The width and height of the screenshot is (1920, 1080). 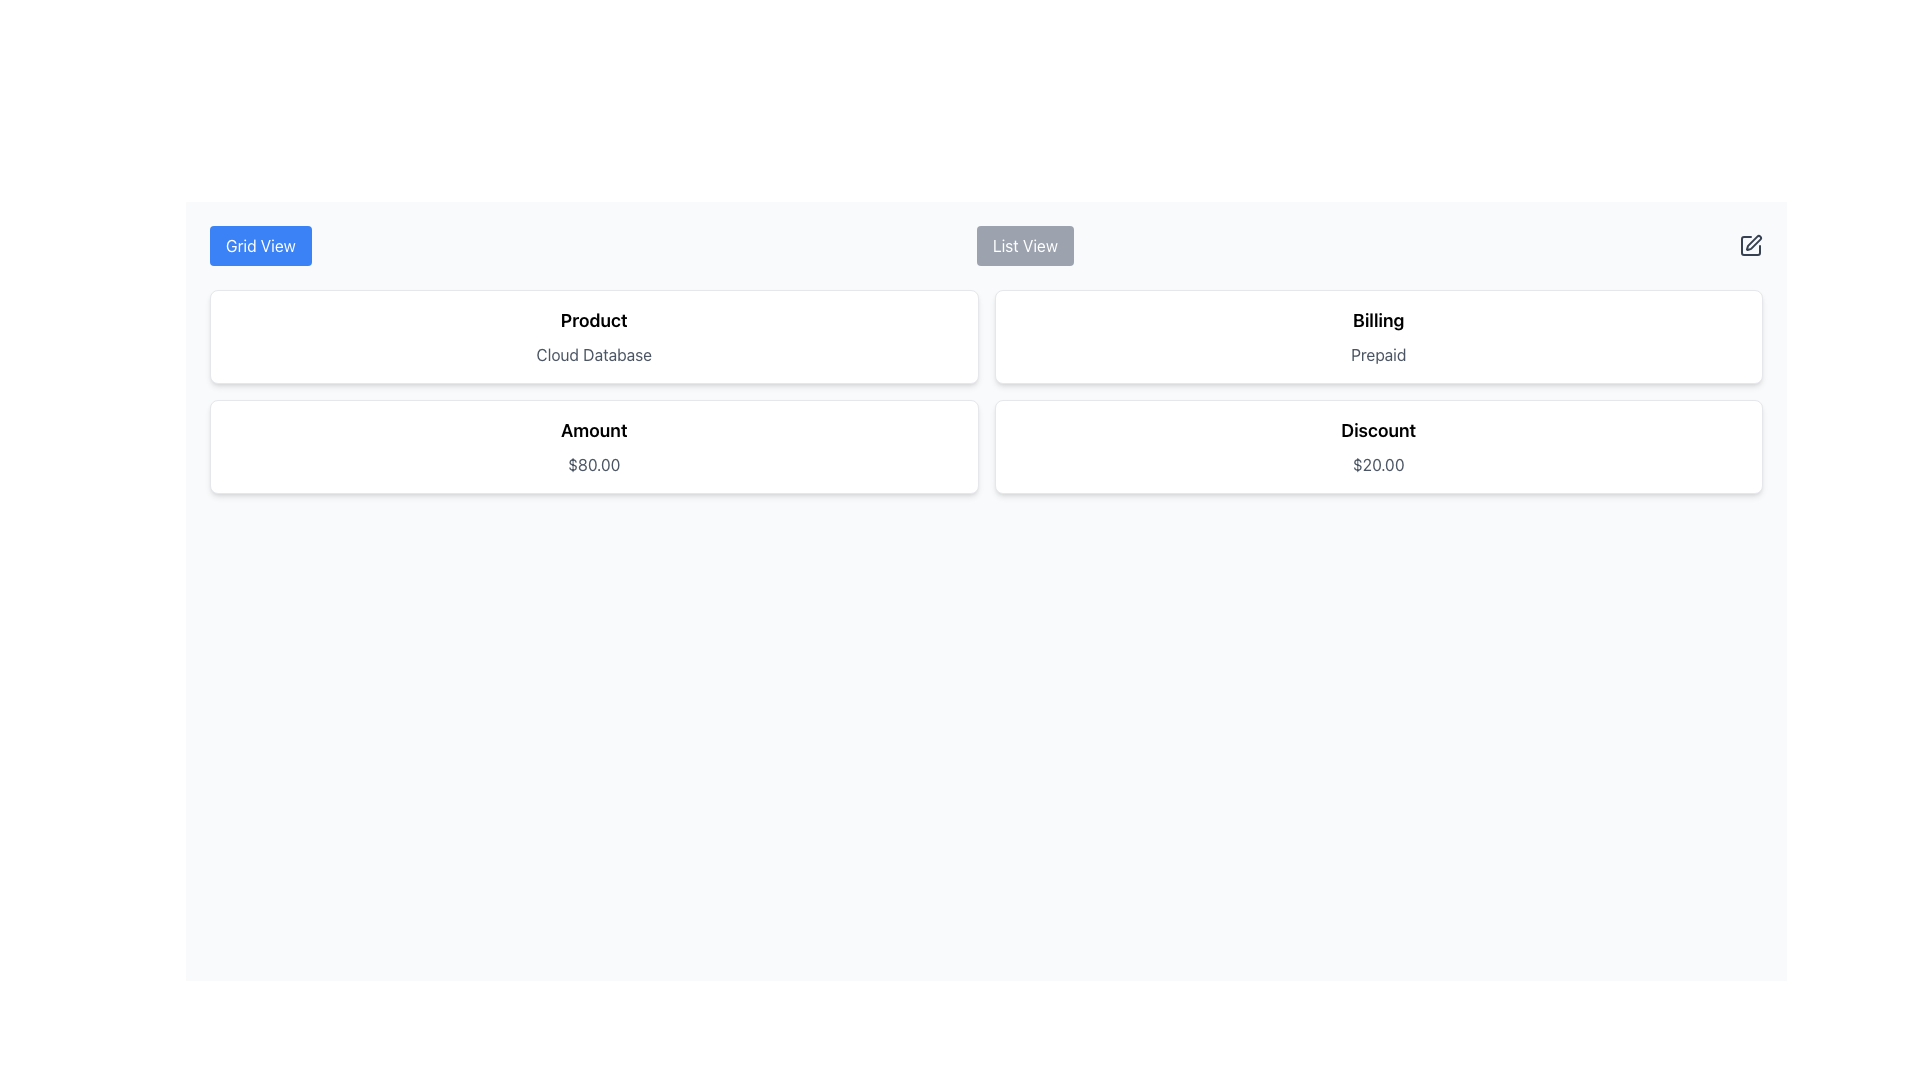 I want to click on the second button that toggles the view mode to List View, located to the right of the Grid View button, so click(x=1025, y=245).